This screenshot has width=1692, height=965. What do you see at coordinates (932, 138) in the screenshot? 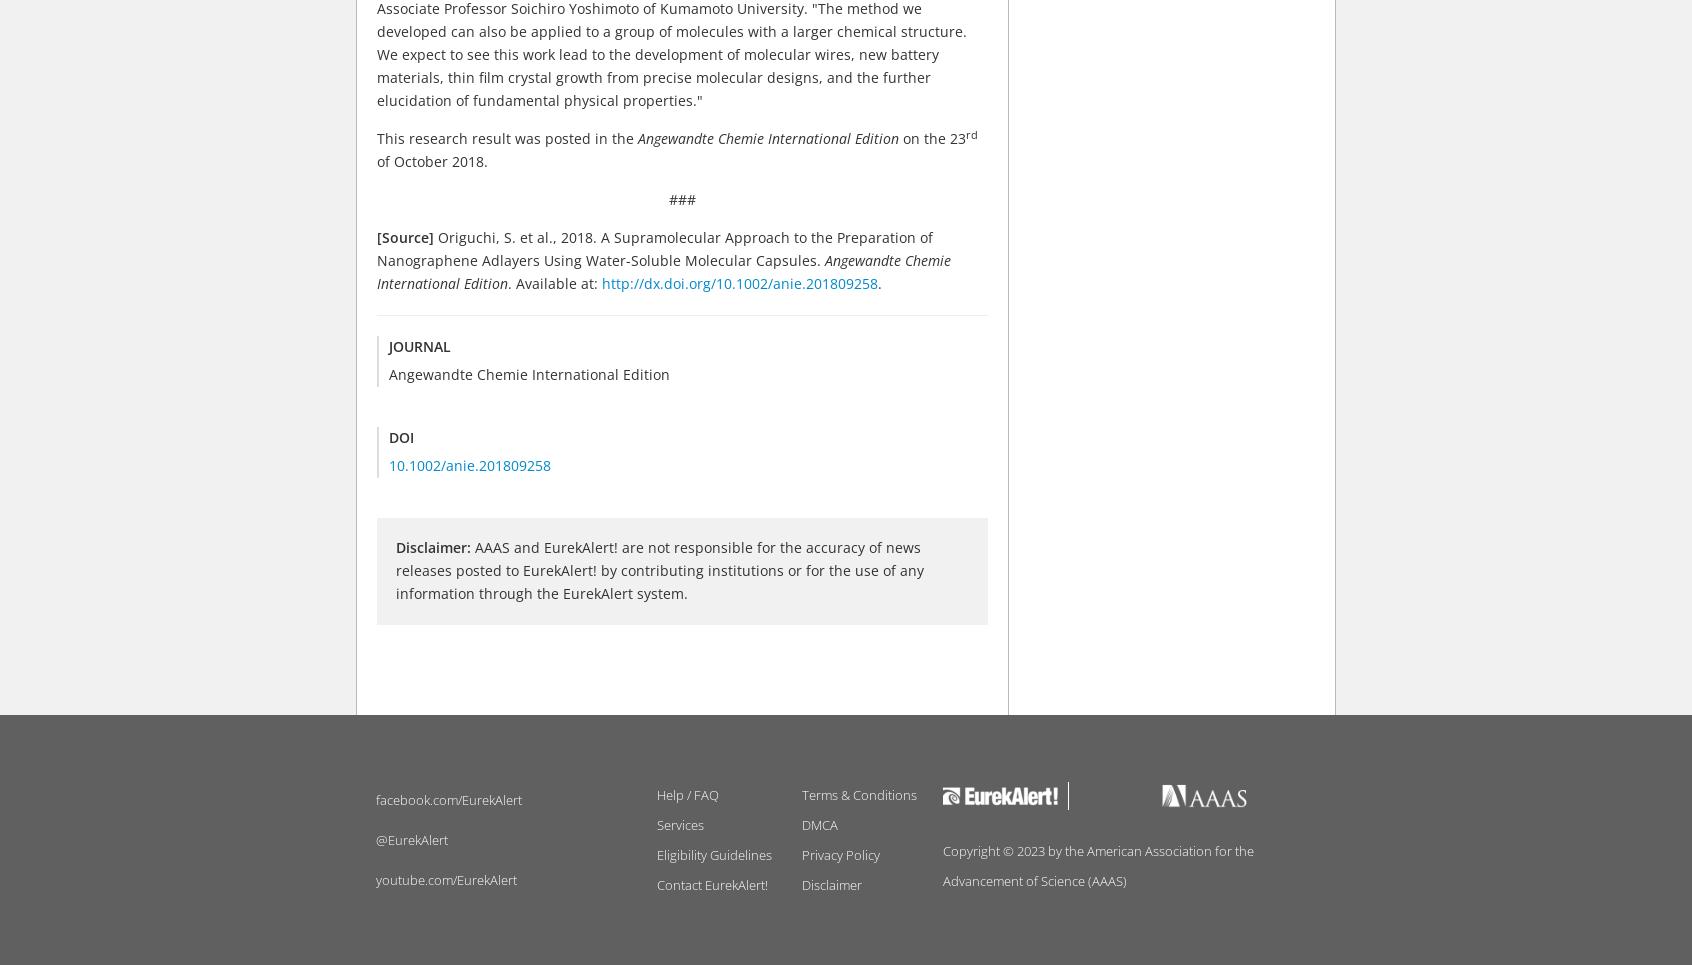
I see `'on the 23'` at bounding box center [932, 138].